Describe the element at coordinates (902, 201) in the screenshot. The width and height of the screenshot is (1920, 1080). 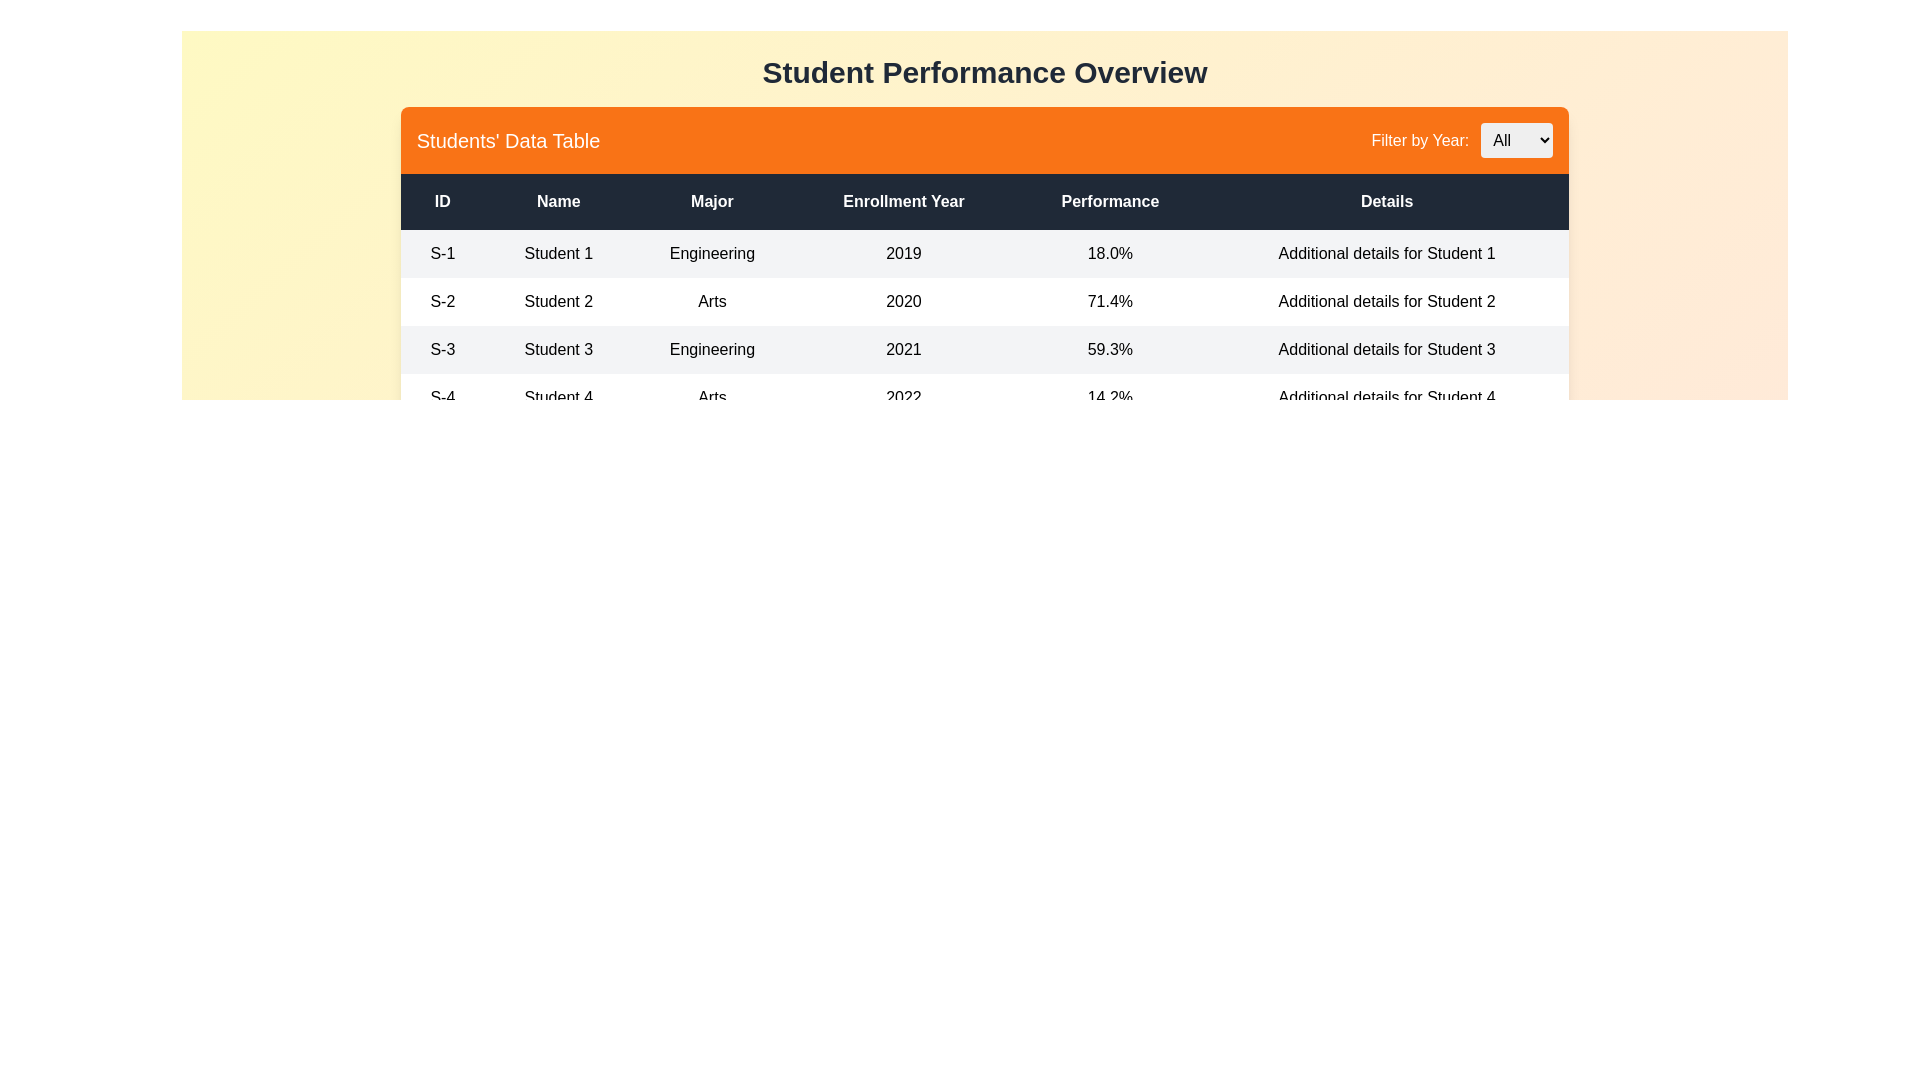
I see `the column header Enrollment Year to sort the table by that column` at that location.